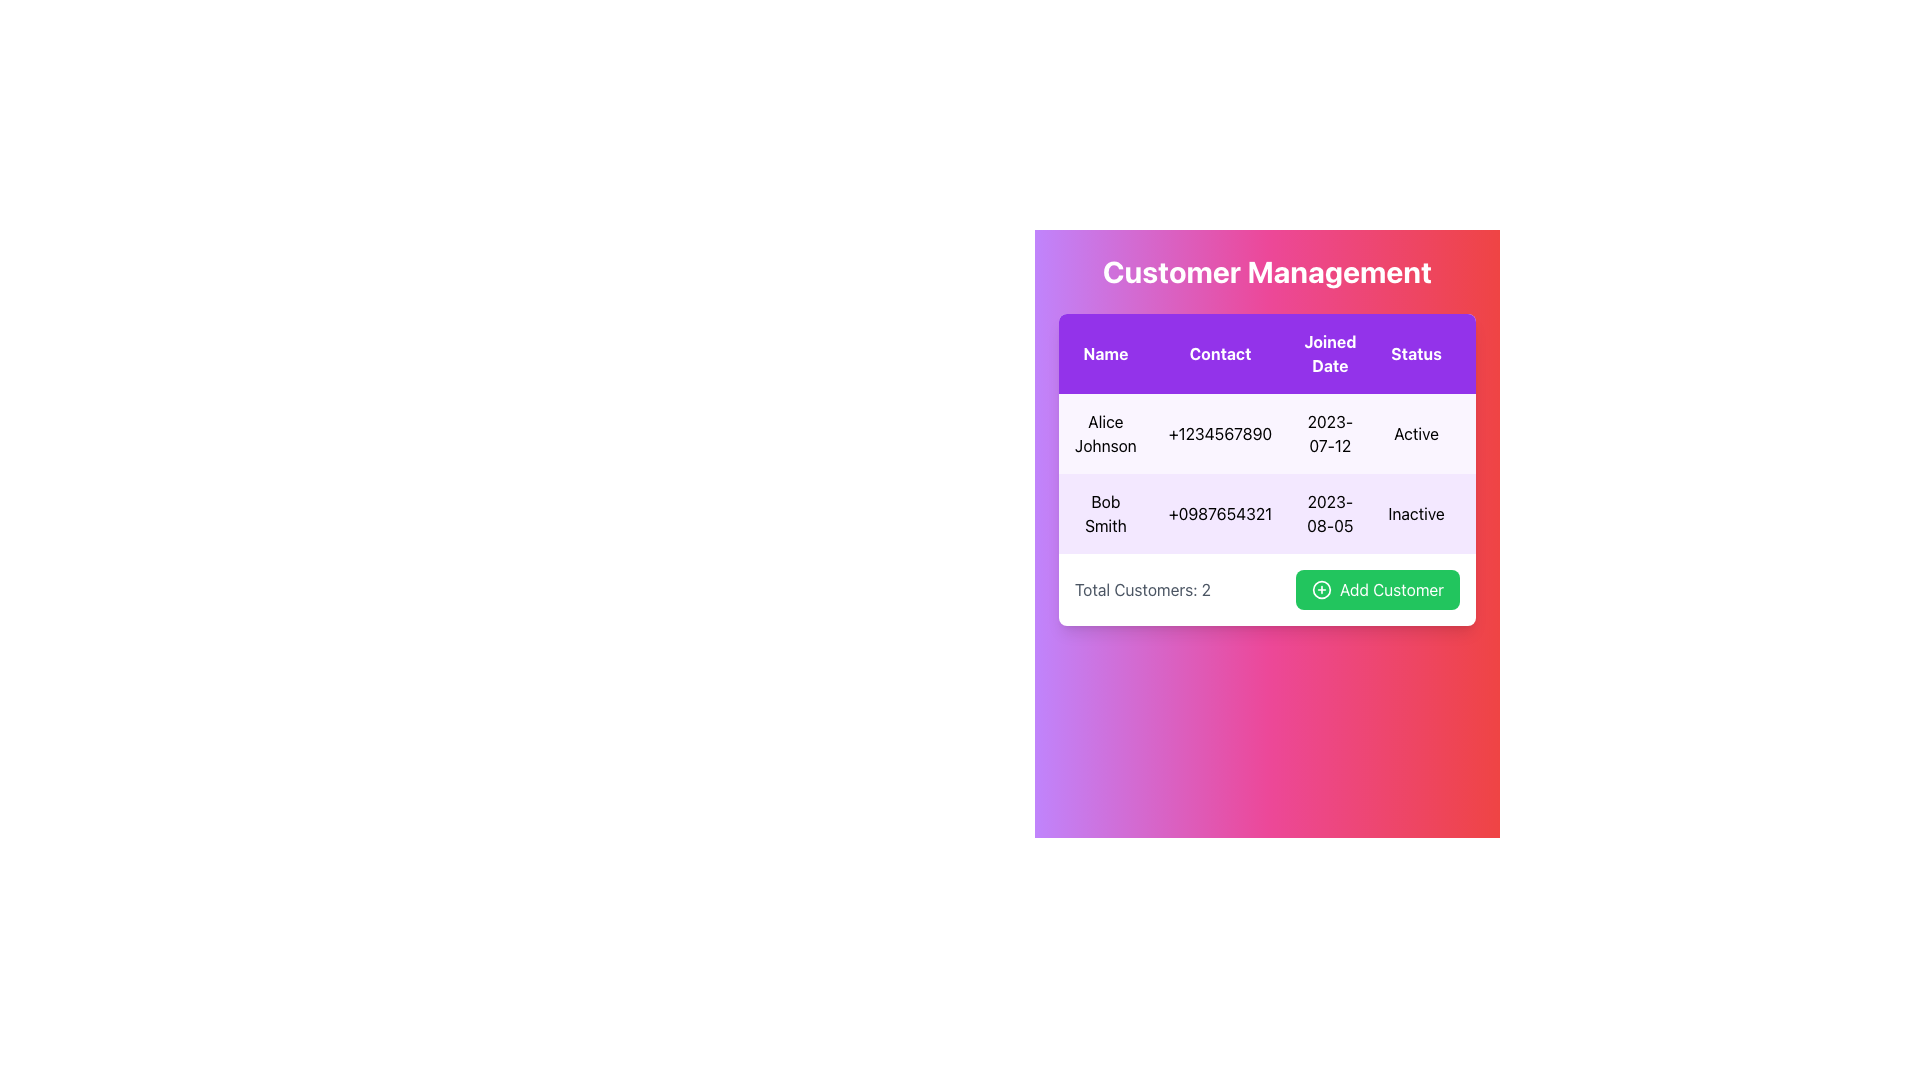  I want to click on the text label displaying the date '2023-08-05' in the third column of the second row under the 'Joined Date' heading of the customer details table, so click(1330, 512).